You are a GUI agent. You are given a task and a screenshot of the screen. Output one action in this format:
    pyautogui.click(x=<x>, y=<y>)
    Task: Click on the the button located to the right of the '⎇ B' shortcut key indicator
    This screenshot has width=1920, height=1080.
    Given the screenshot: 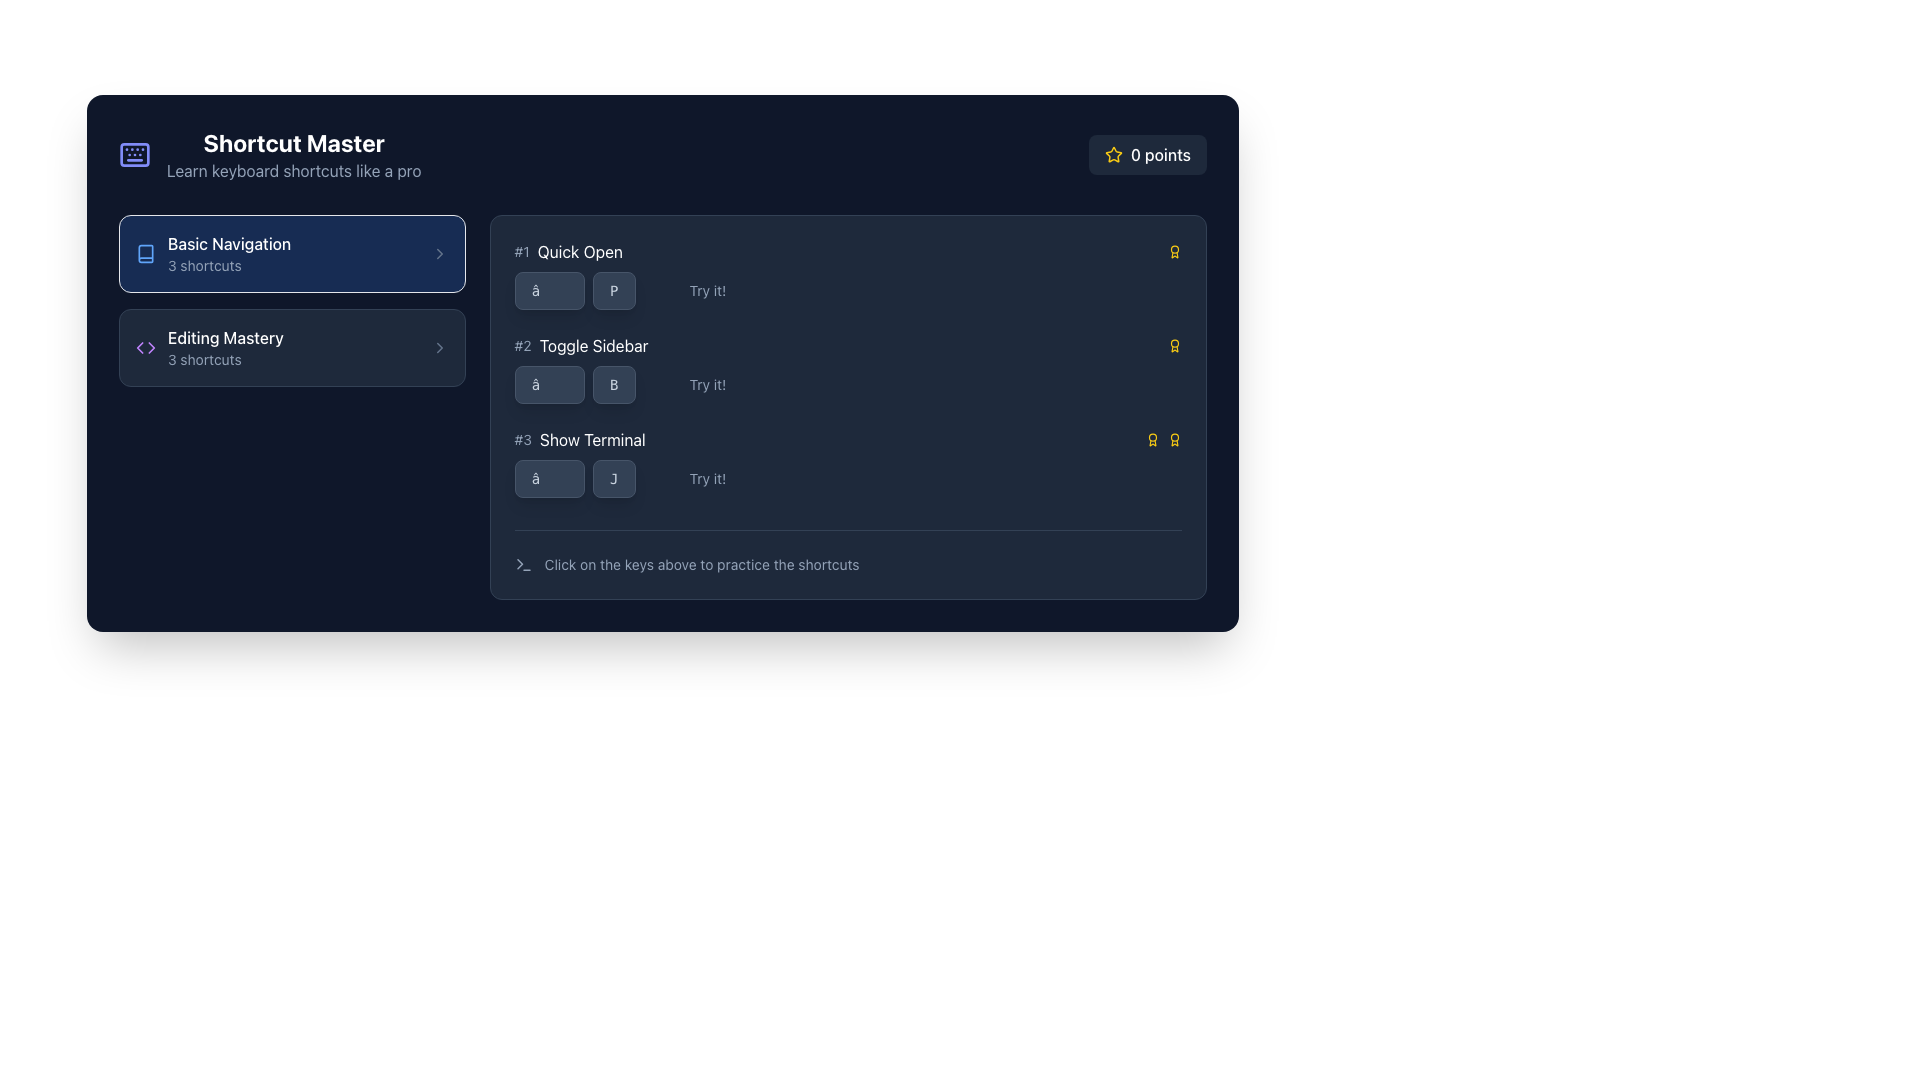 What is the action you would take?
    pyautogui.click(x=694, y=385)
    